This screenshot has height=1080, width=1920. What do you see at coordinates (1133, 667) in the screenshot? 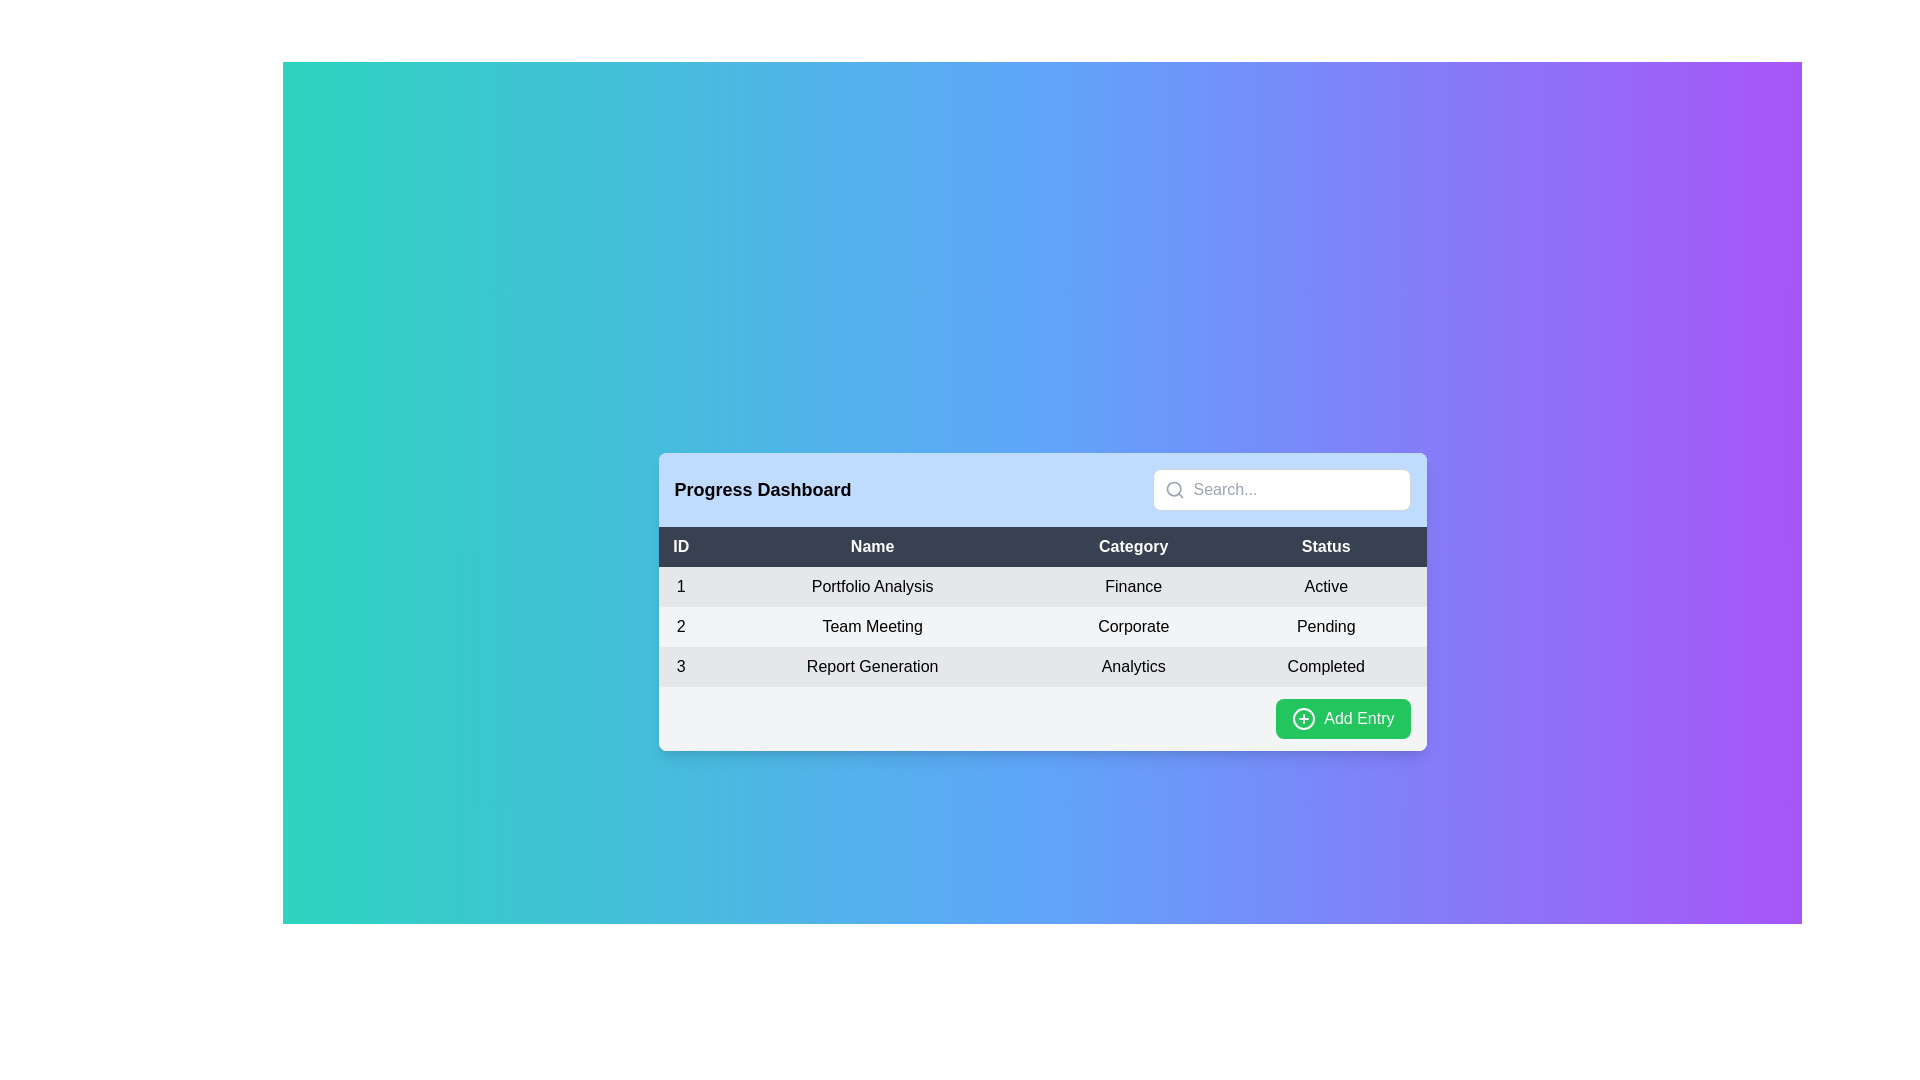
I see `the 'Analytics' text label in the 'Category' column of the third row of the table` at bounding box center [1133, 667].